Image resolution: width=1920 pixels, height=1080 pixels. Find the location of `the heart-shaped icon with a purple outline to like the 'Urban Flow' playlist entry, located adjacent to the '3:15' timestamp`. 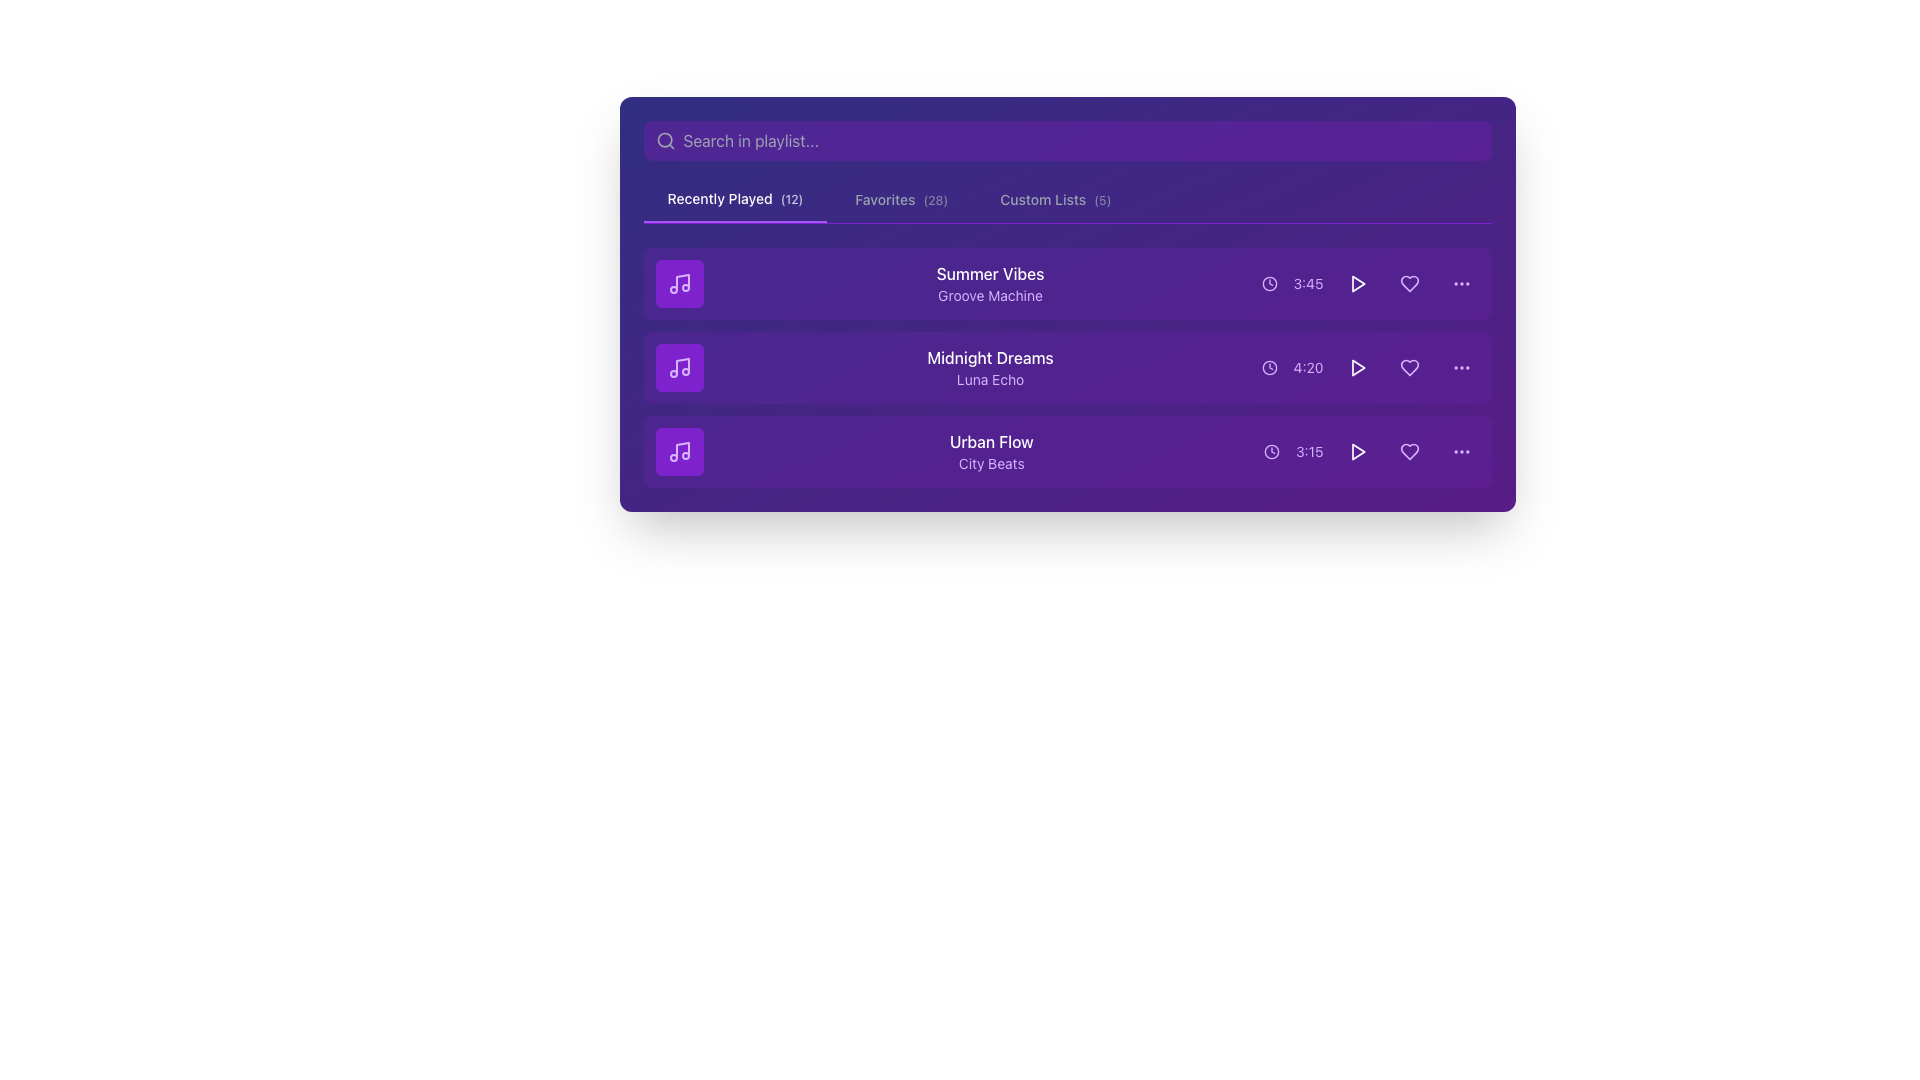

the heart-shaped icon with a purple outline to like the 'Urban Flow' playlist entry, located adjacent to the '3:15' timestamp is located at coordinates (1408, 451).